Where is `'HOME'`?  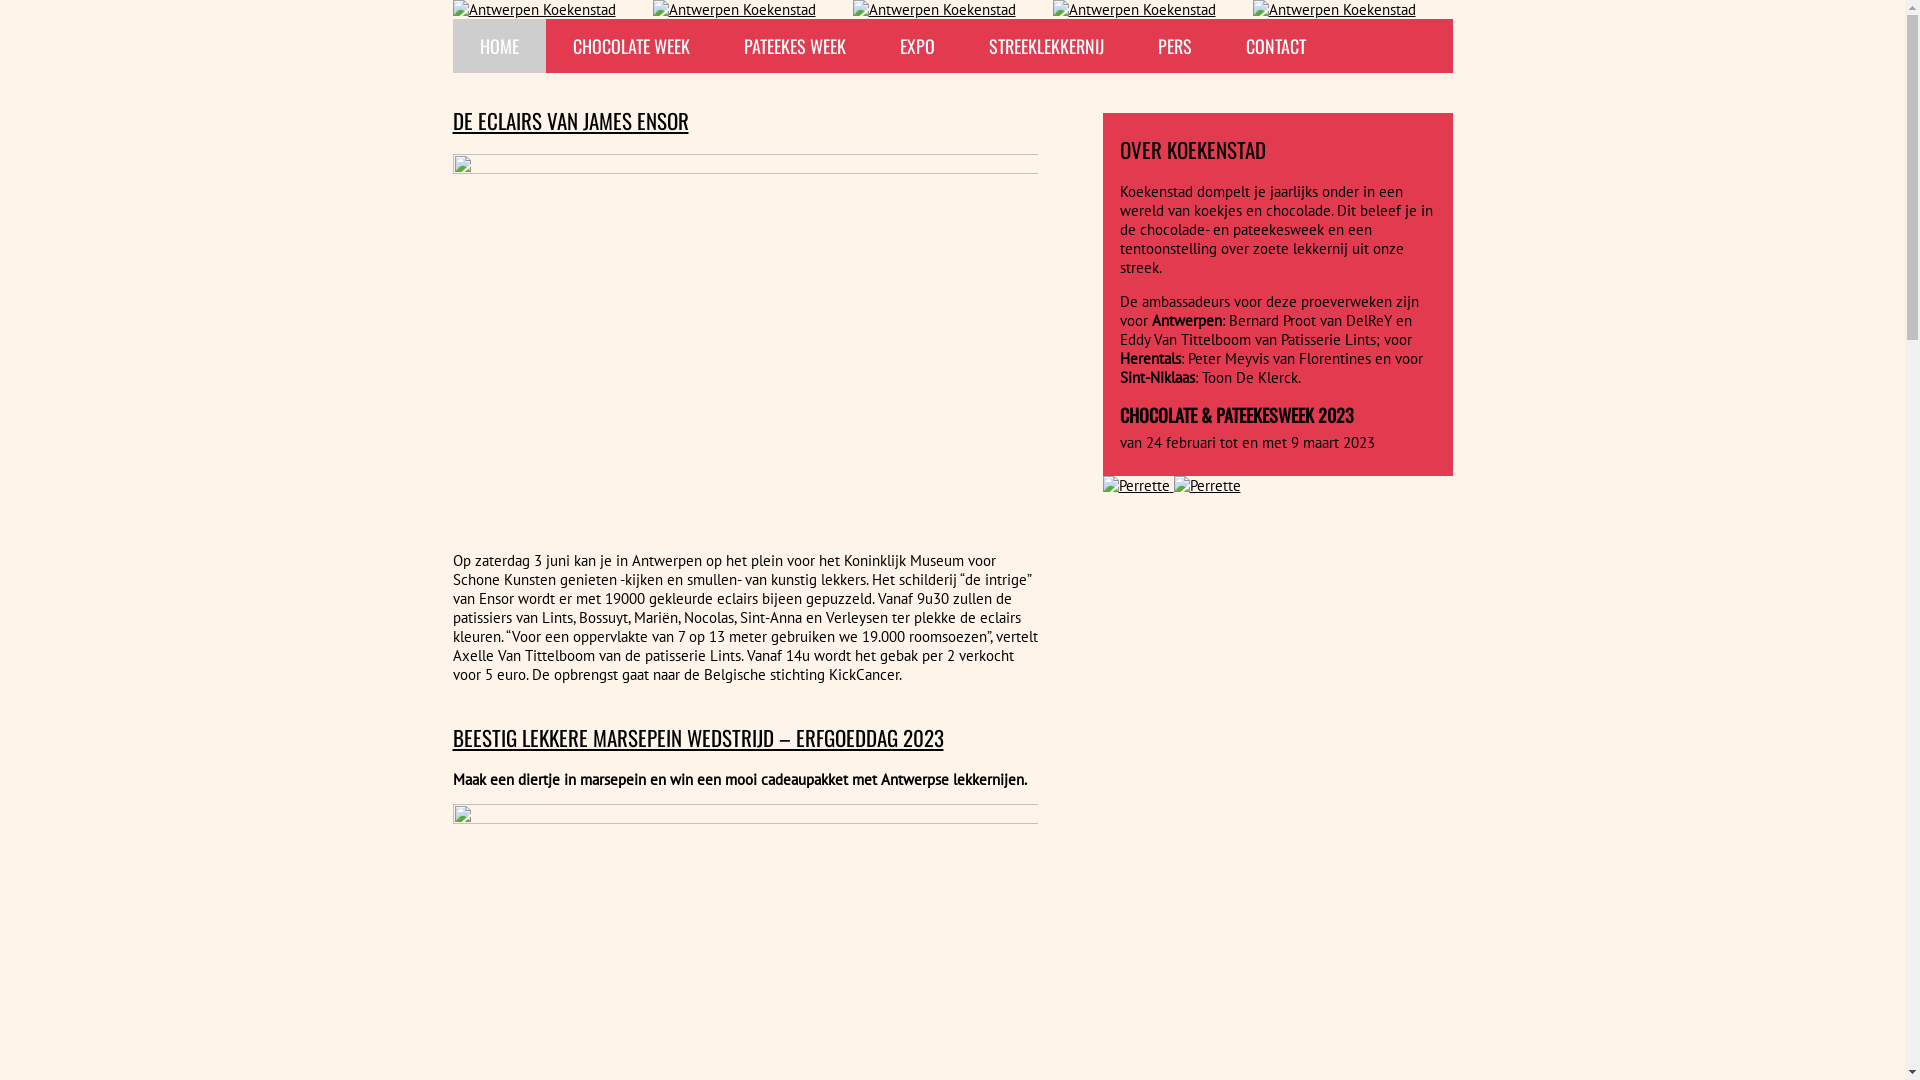
'HOME' is located at coordinates (498, 45).